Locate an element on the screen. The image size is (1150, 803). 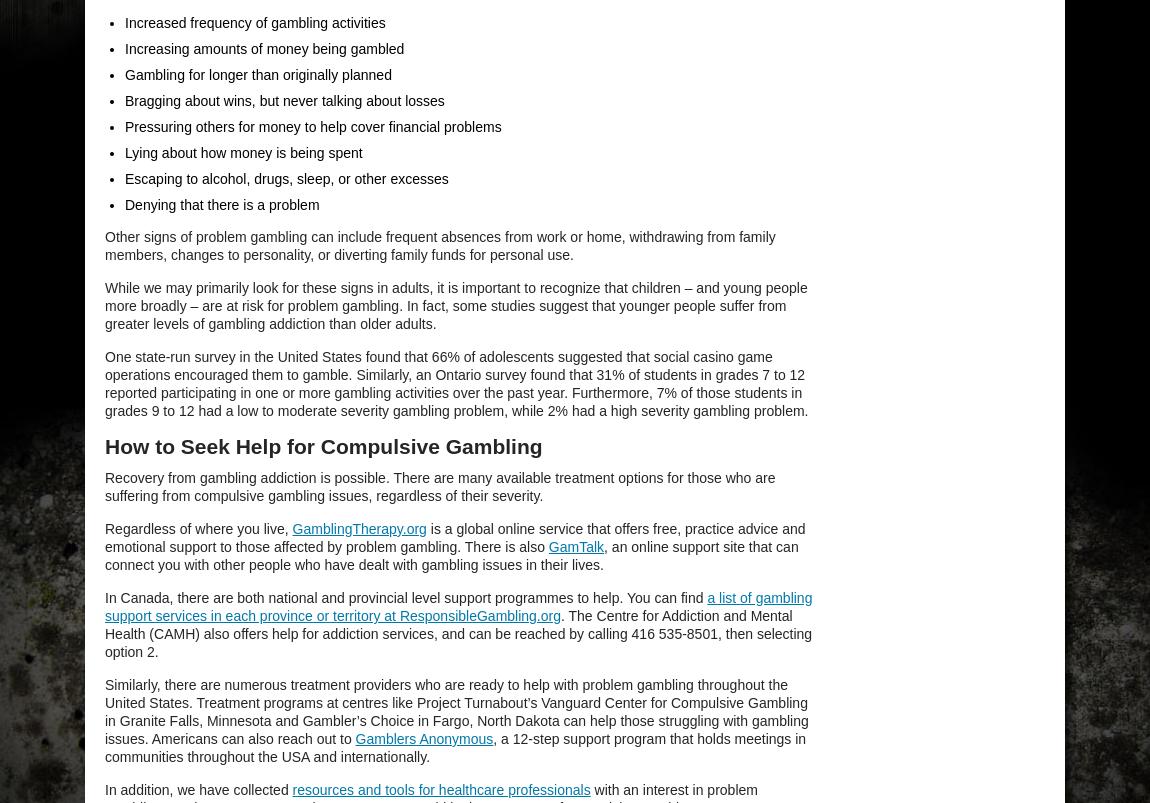
', a 12-step support program that holds meetings in communities throughout the USA and internationally.' is located at coordinates (455, 747).